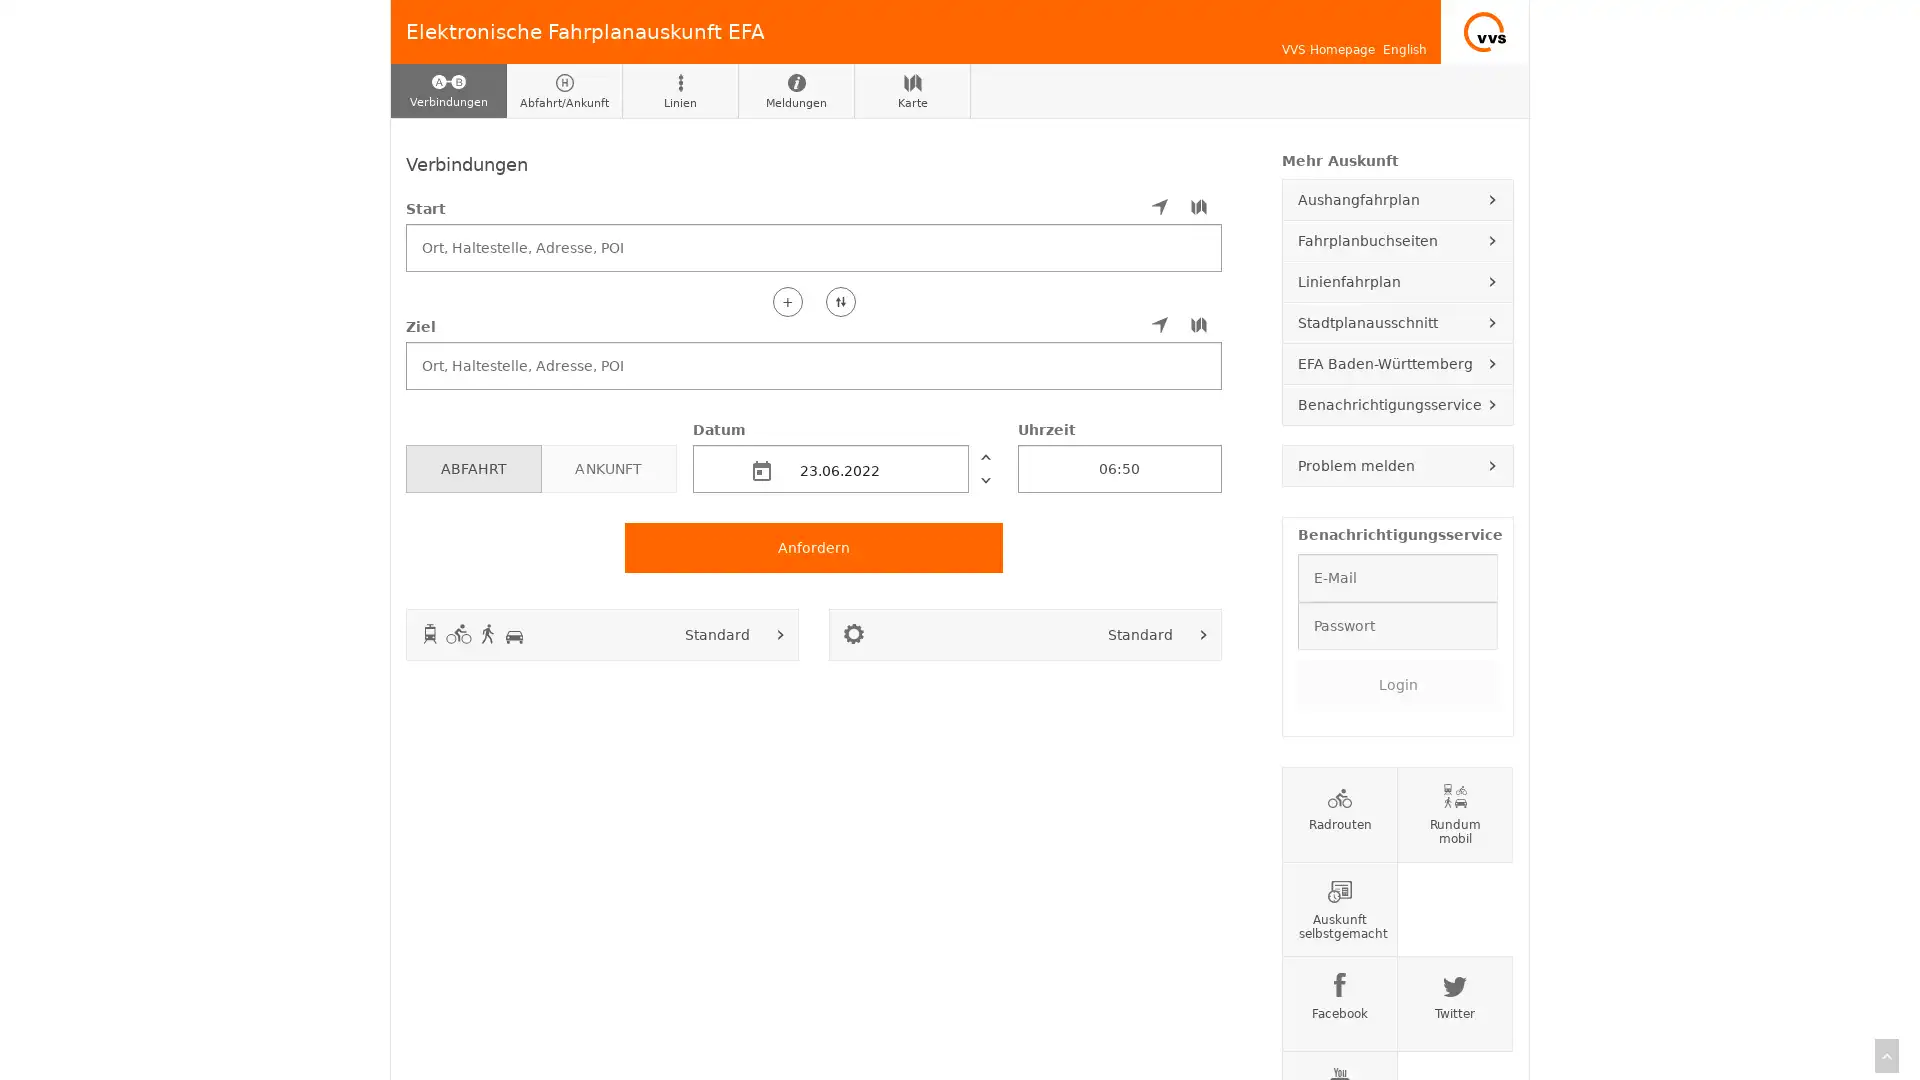 Image resolution: width=1920 pixels, height=1080 pixels. I want to click on +, so click(786, 300).